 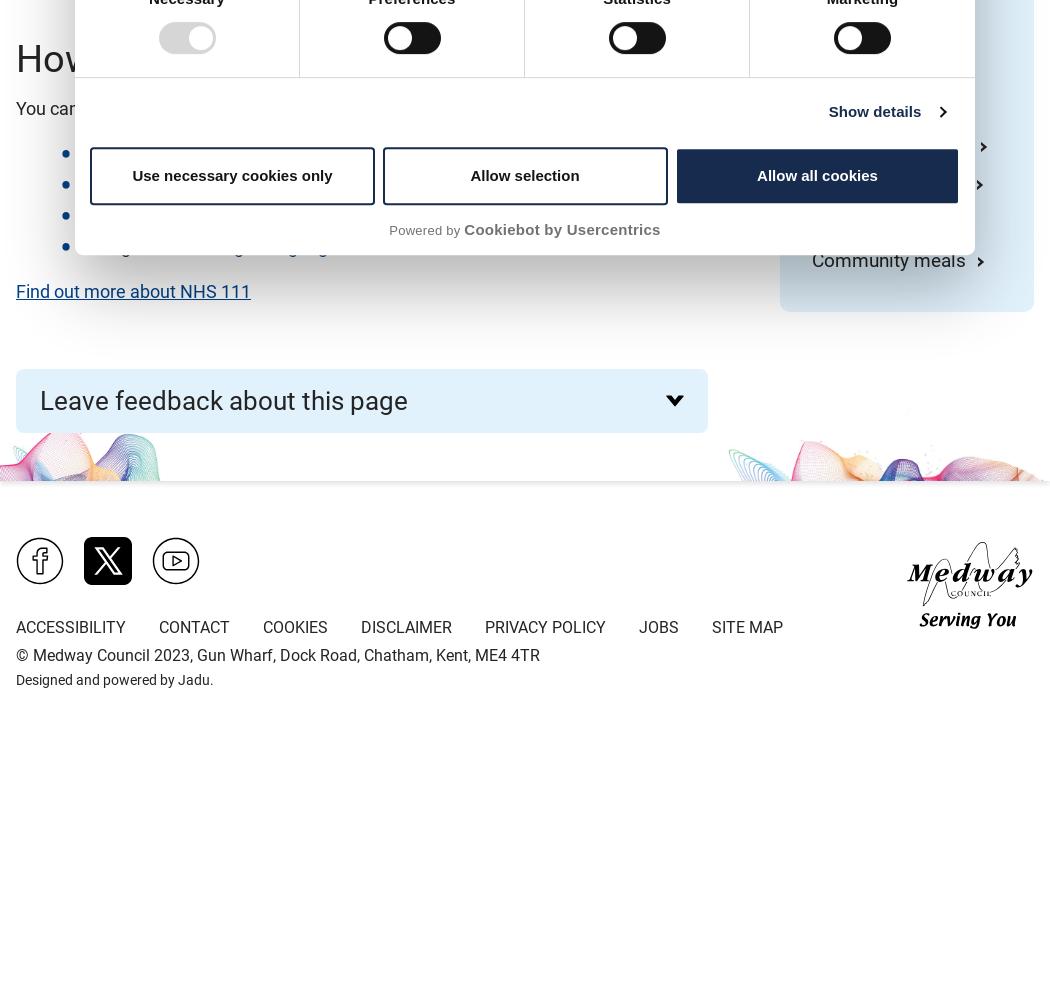 I want to click on 'Jobs', so click(x=657, y=627).